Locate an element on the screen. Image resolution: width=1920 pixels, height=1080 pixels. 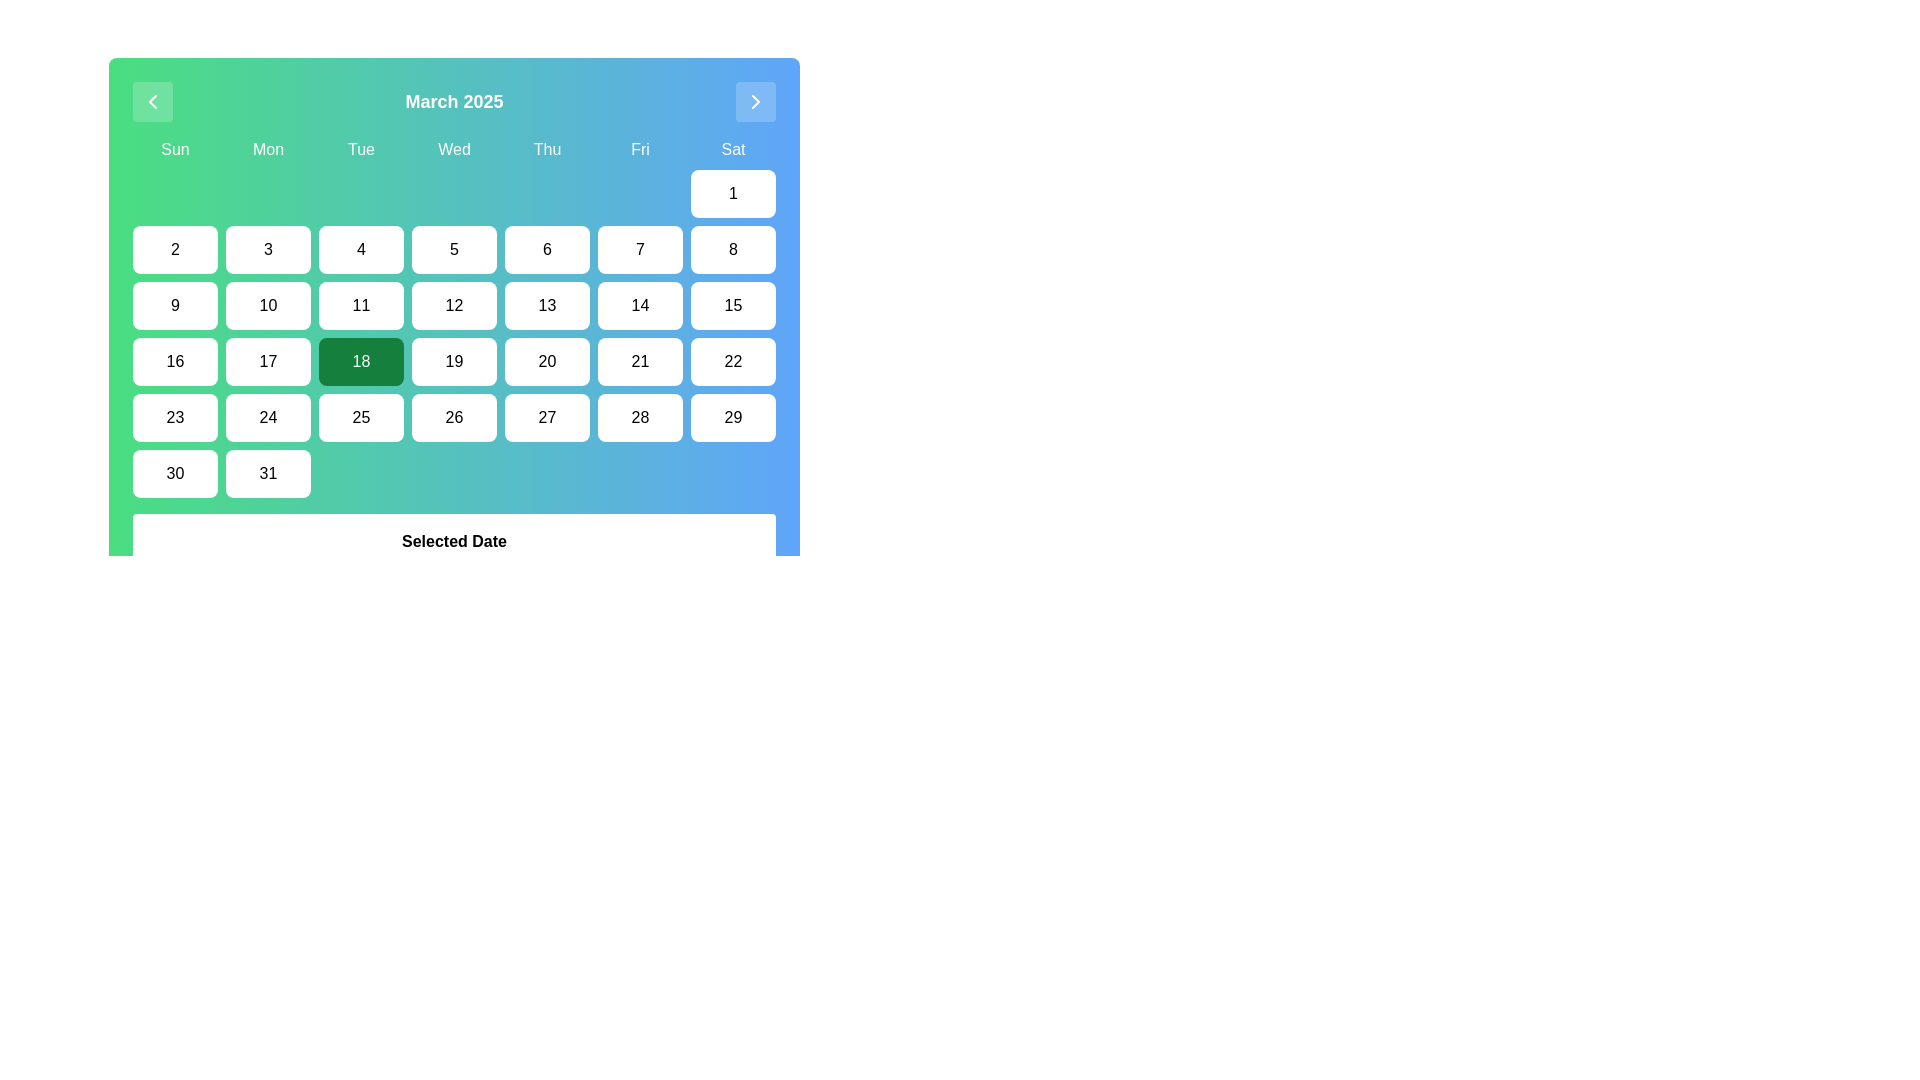
the rectangular button with rounded corners and white background that displays the text '13' is located at coordinates (547, 305).